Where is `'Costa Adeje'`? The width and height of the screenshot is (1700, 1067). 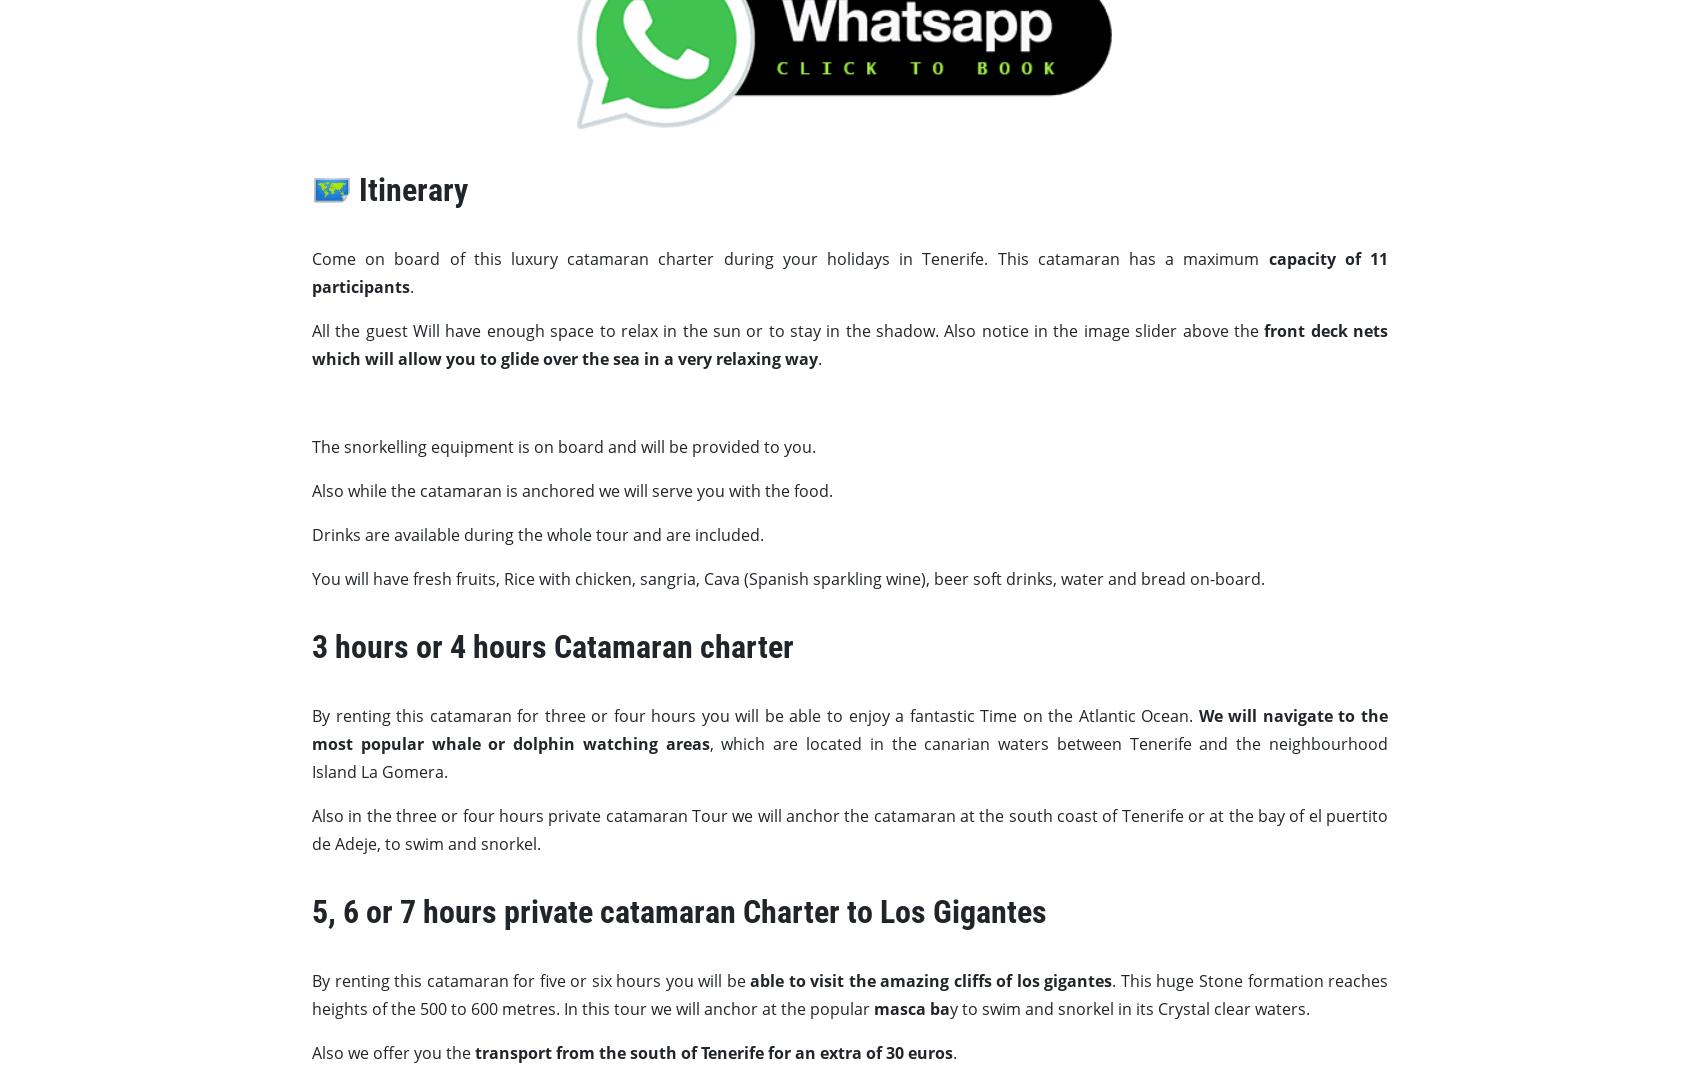
'Costa Adeje' is located at coordinates (206, 672).